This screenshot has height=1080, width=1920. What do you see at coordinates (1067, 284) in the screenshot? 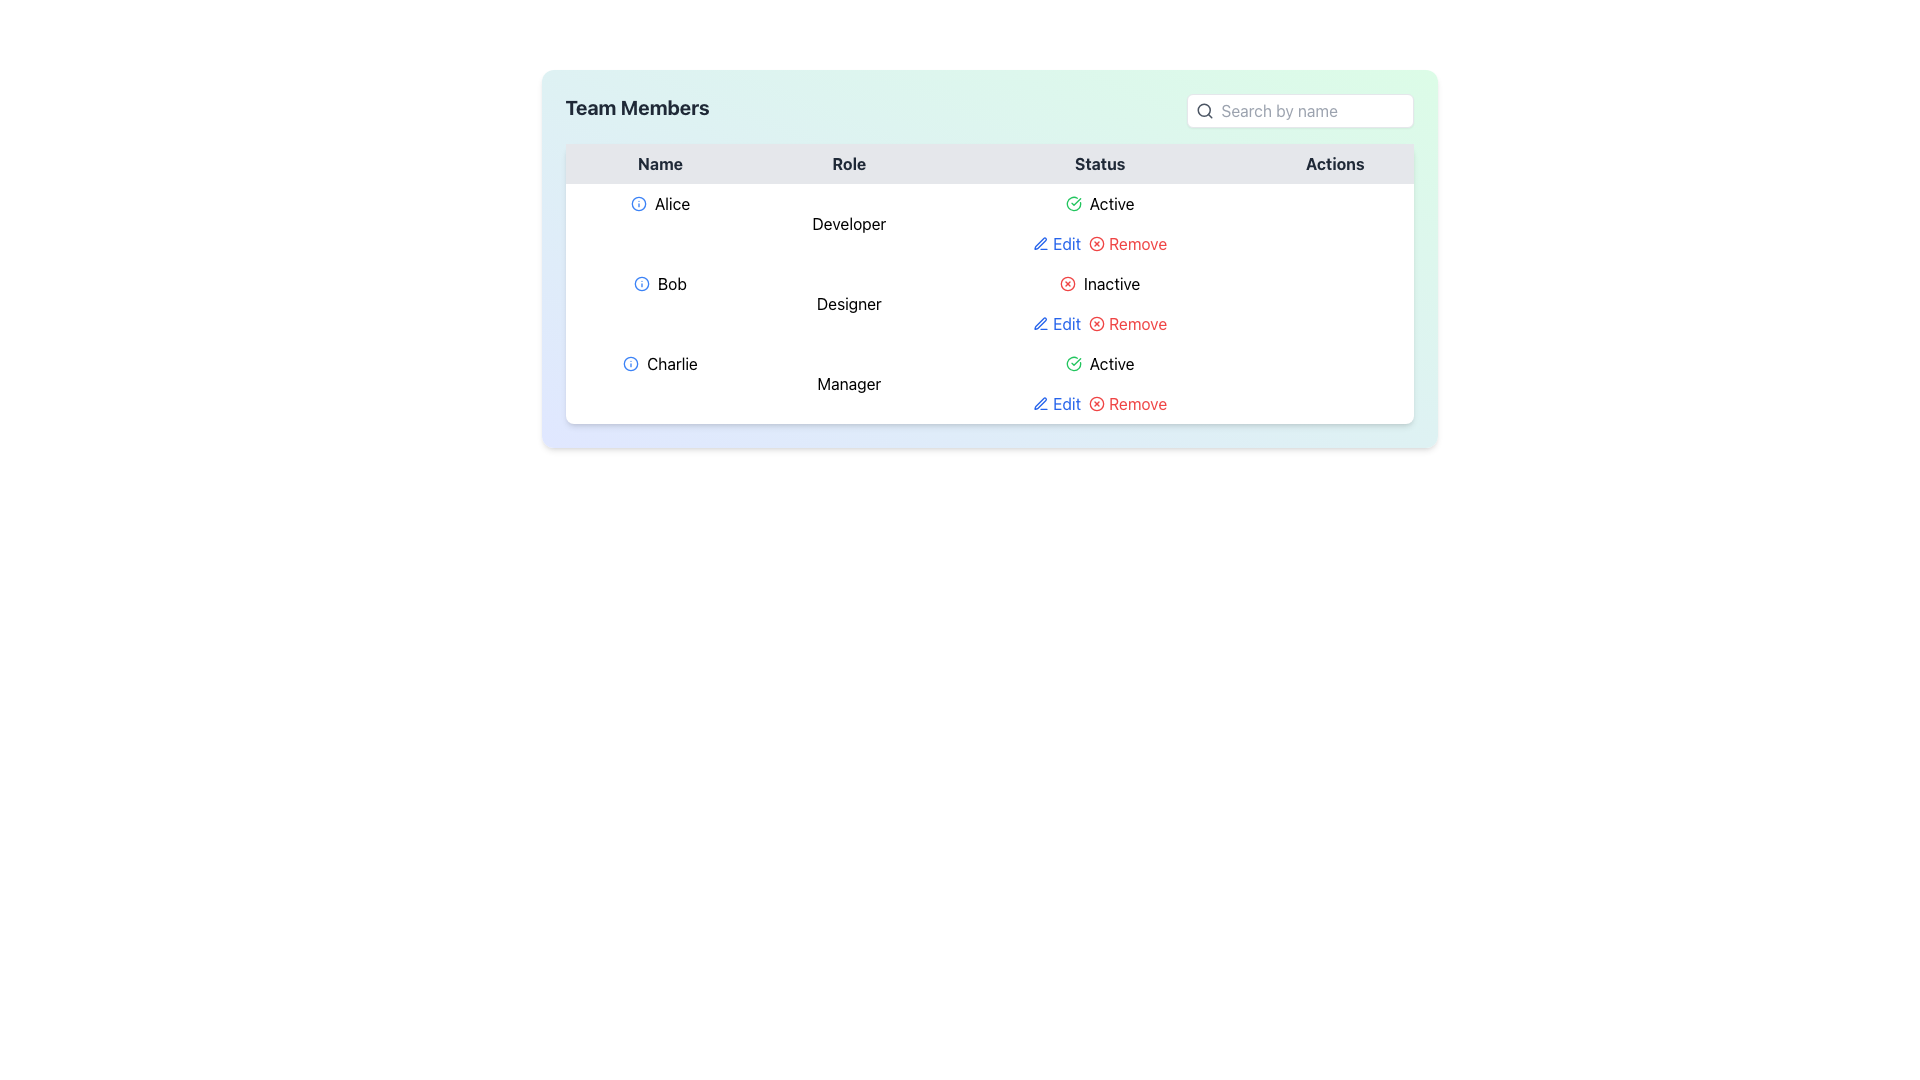
I see `the circular red outlined icon with a red 'X' symbol located under the 'Status' column next to 'Bob' in the 'Team Members' table, indicating 'inactive'` at bounding box center [1067, 284].